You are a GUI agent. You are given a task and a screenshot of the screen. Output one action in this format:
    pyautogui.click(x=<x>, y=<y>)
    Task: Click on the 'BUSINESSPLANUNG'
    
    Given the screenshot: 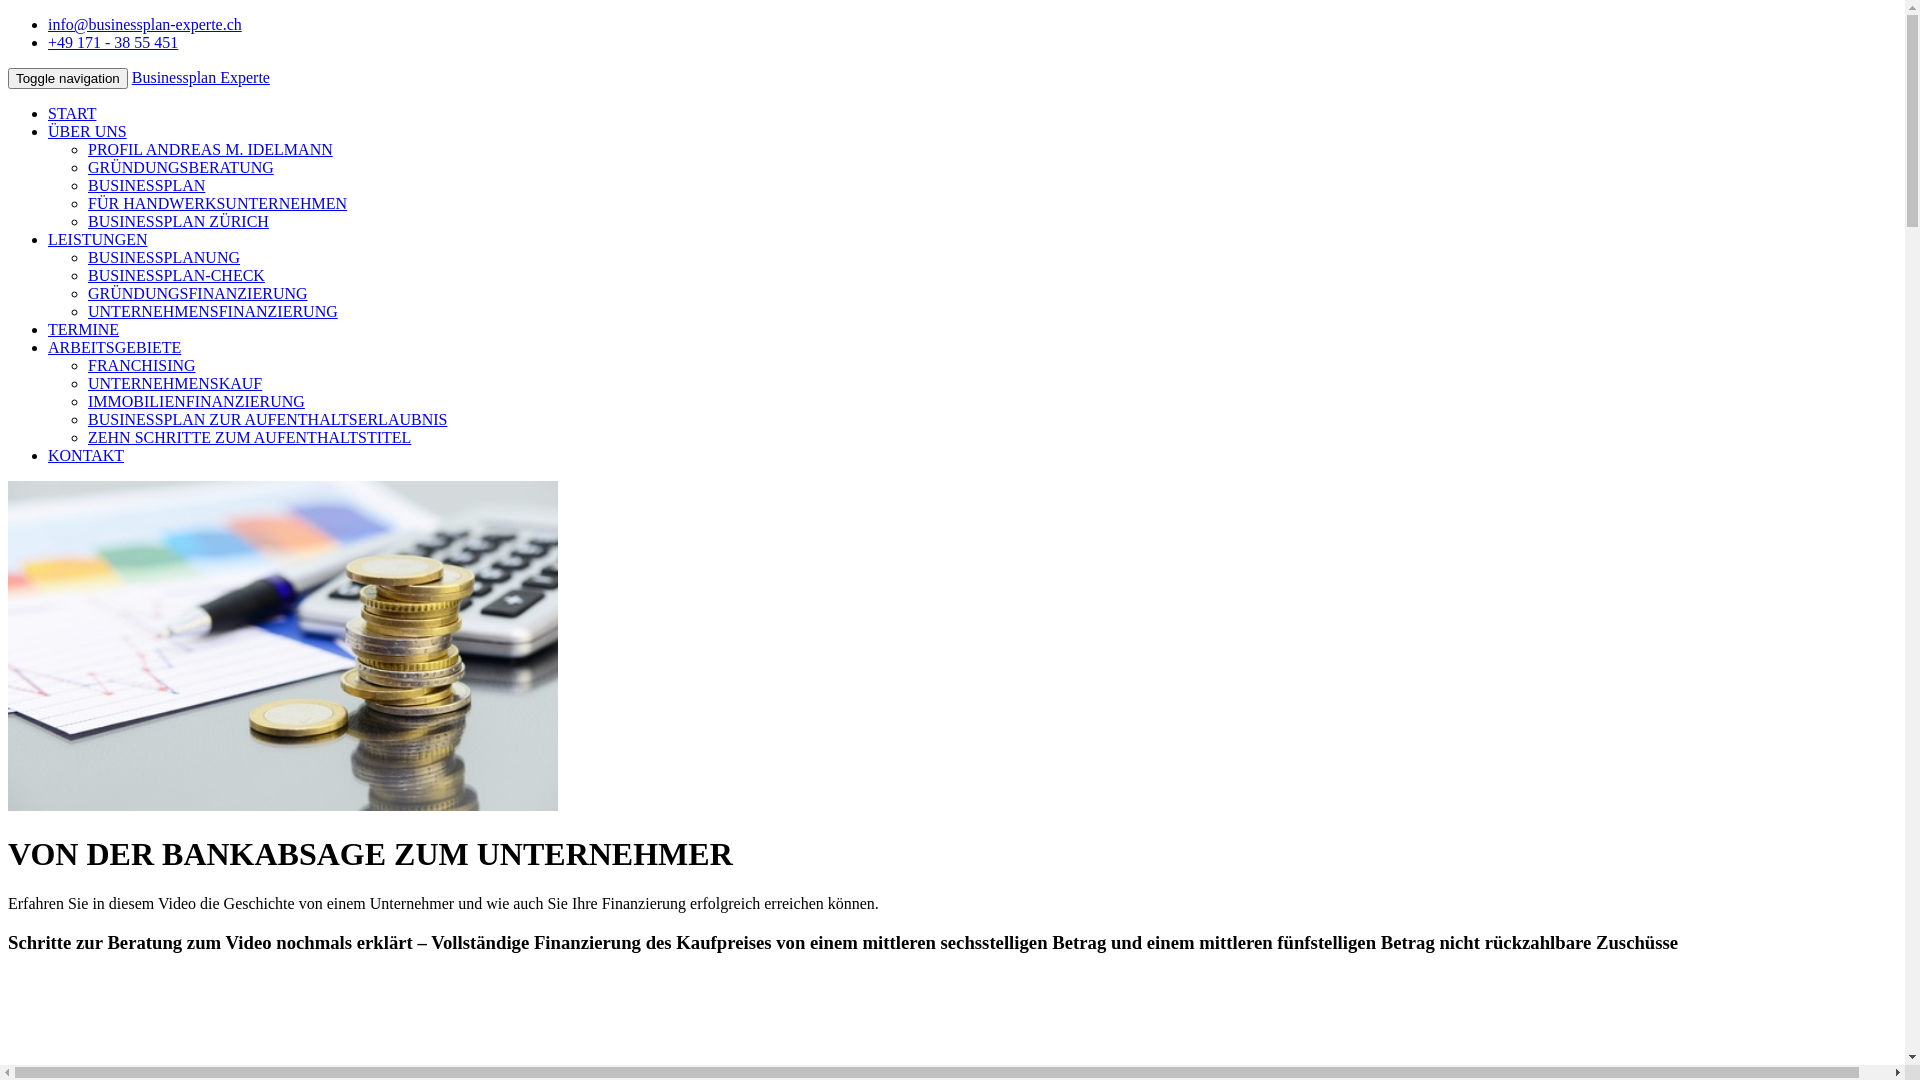 What is the action you would take?
    pyautogui.click(x=163, y=256)
    